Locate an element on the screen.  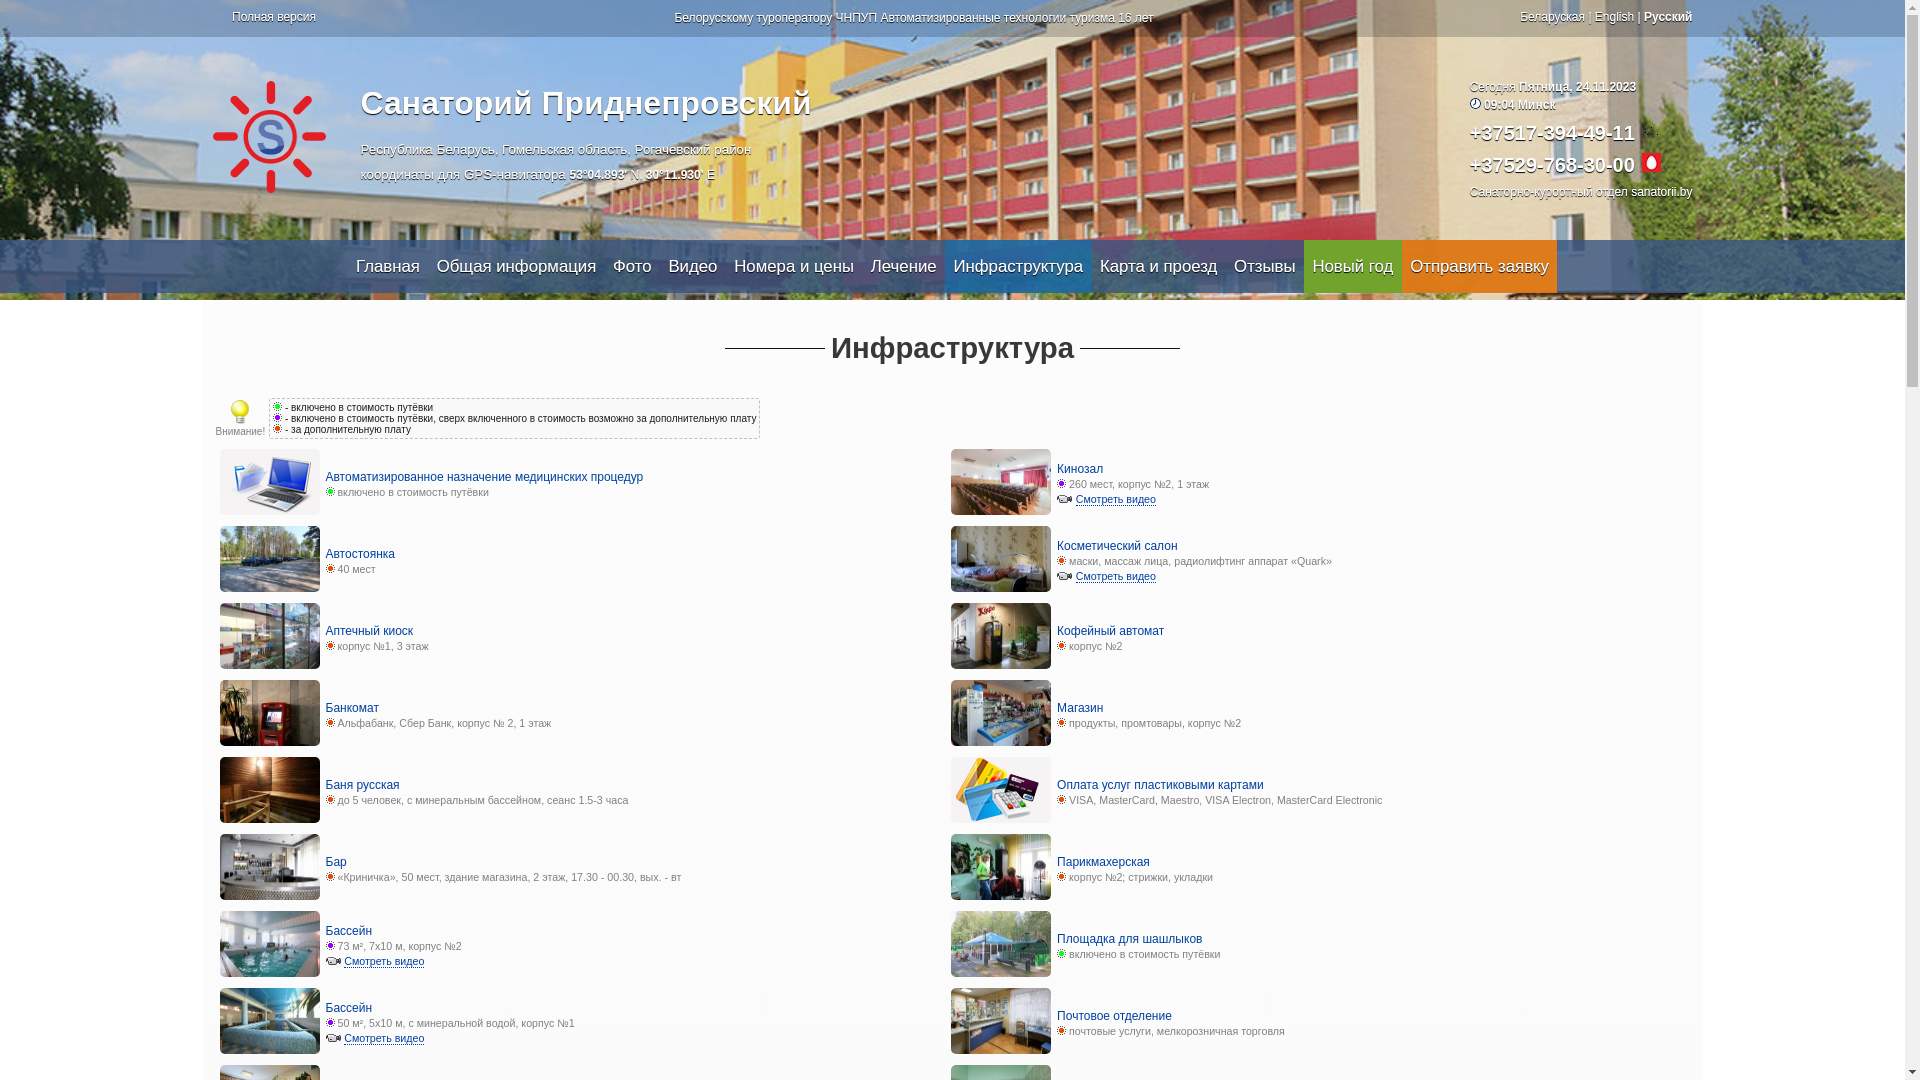
'+37517-394-49-11' is located at coordinates (1551, 132).